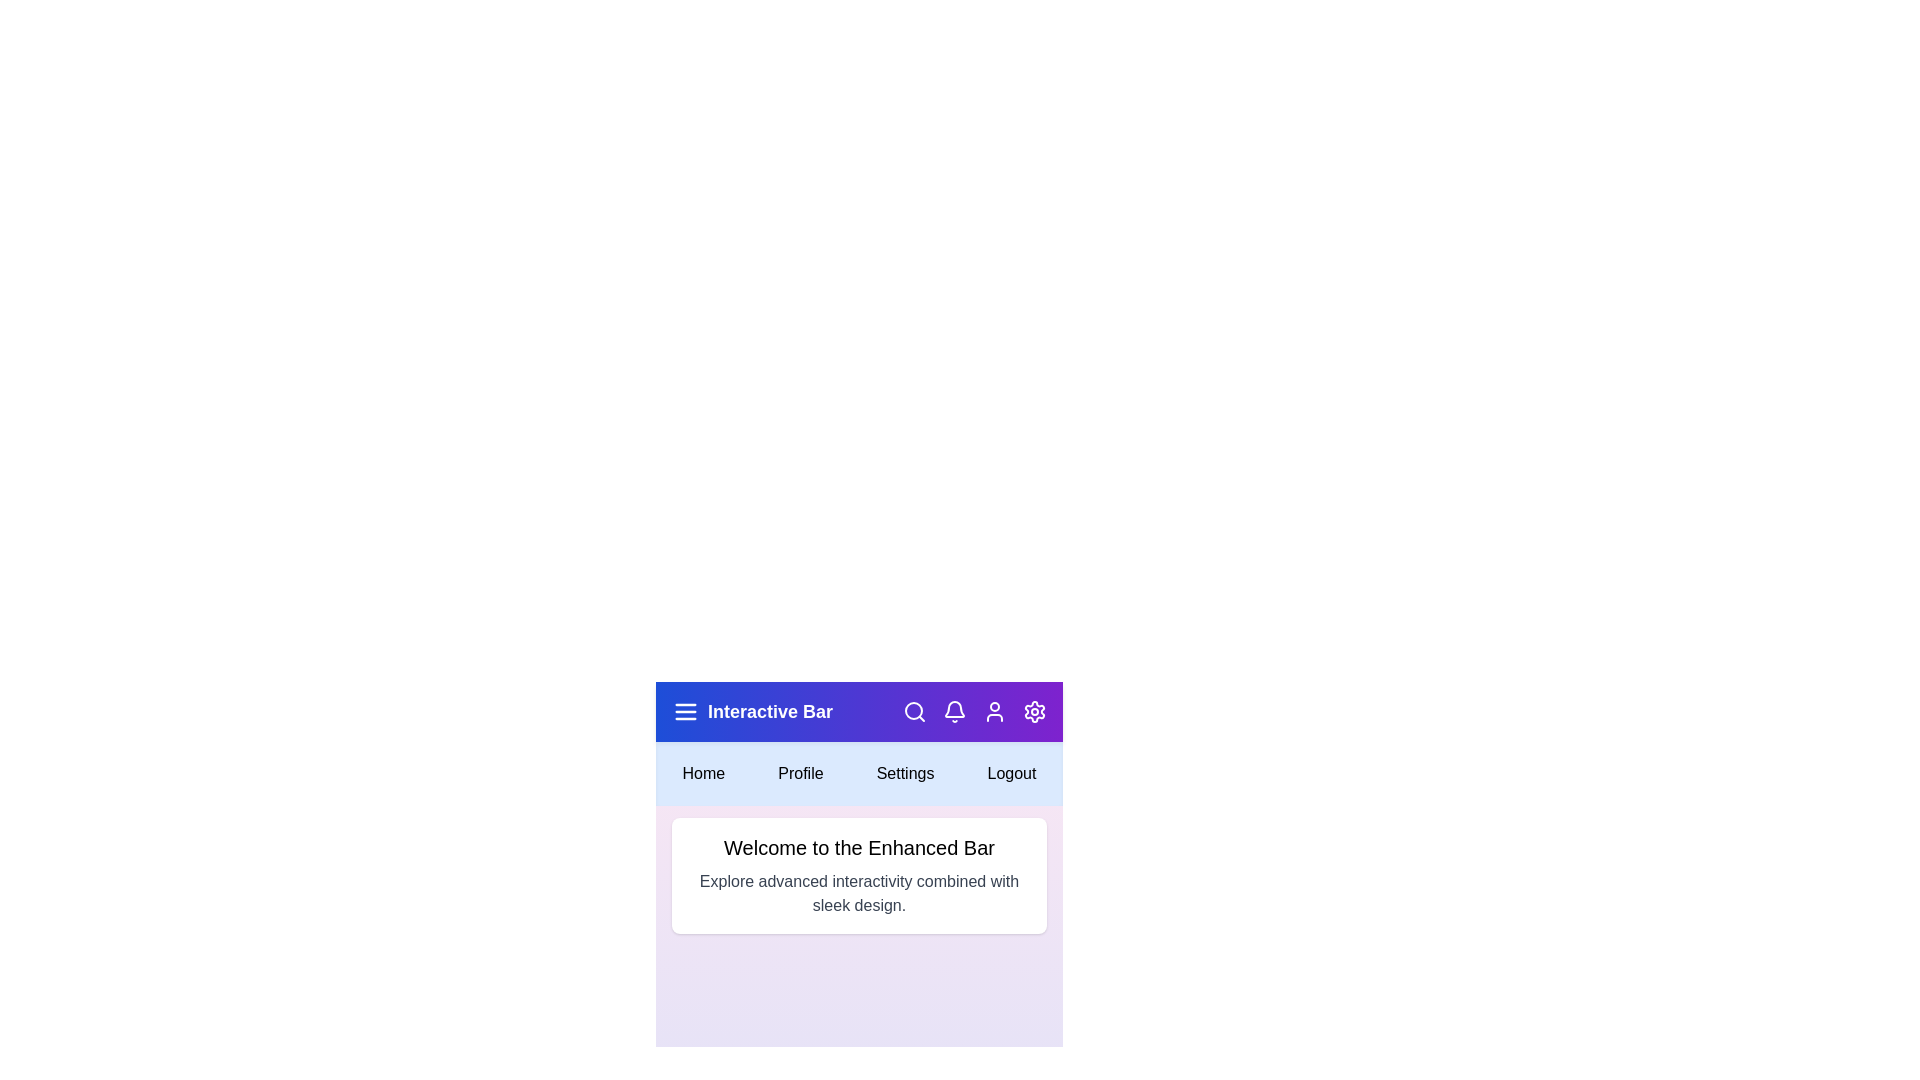 This screenshot has width=1920, height=1080. Describe the element at coordinates (801, 773) in the screenshot. I see `the 'Profile' menu item in the navigation bar` at that location.